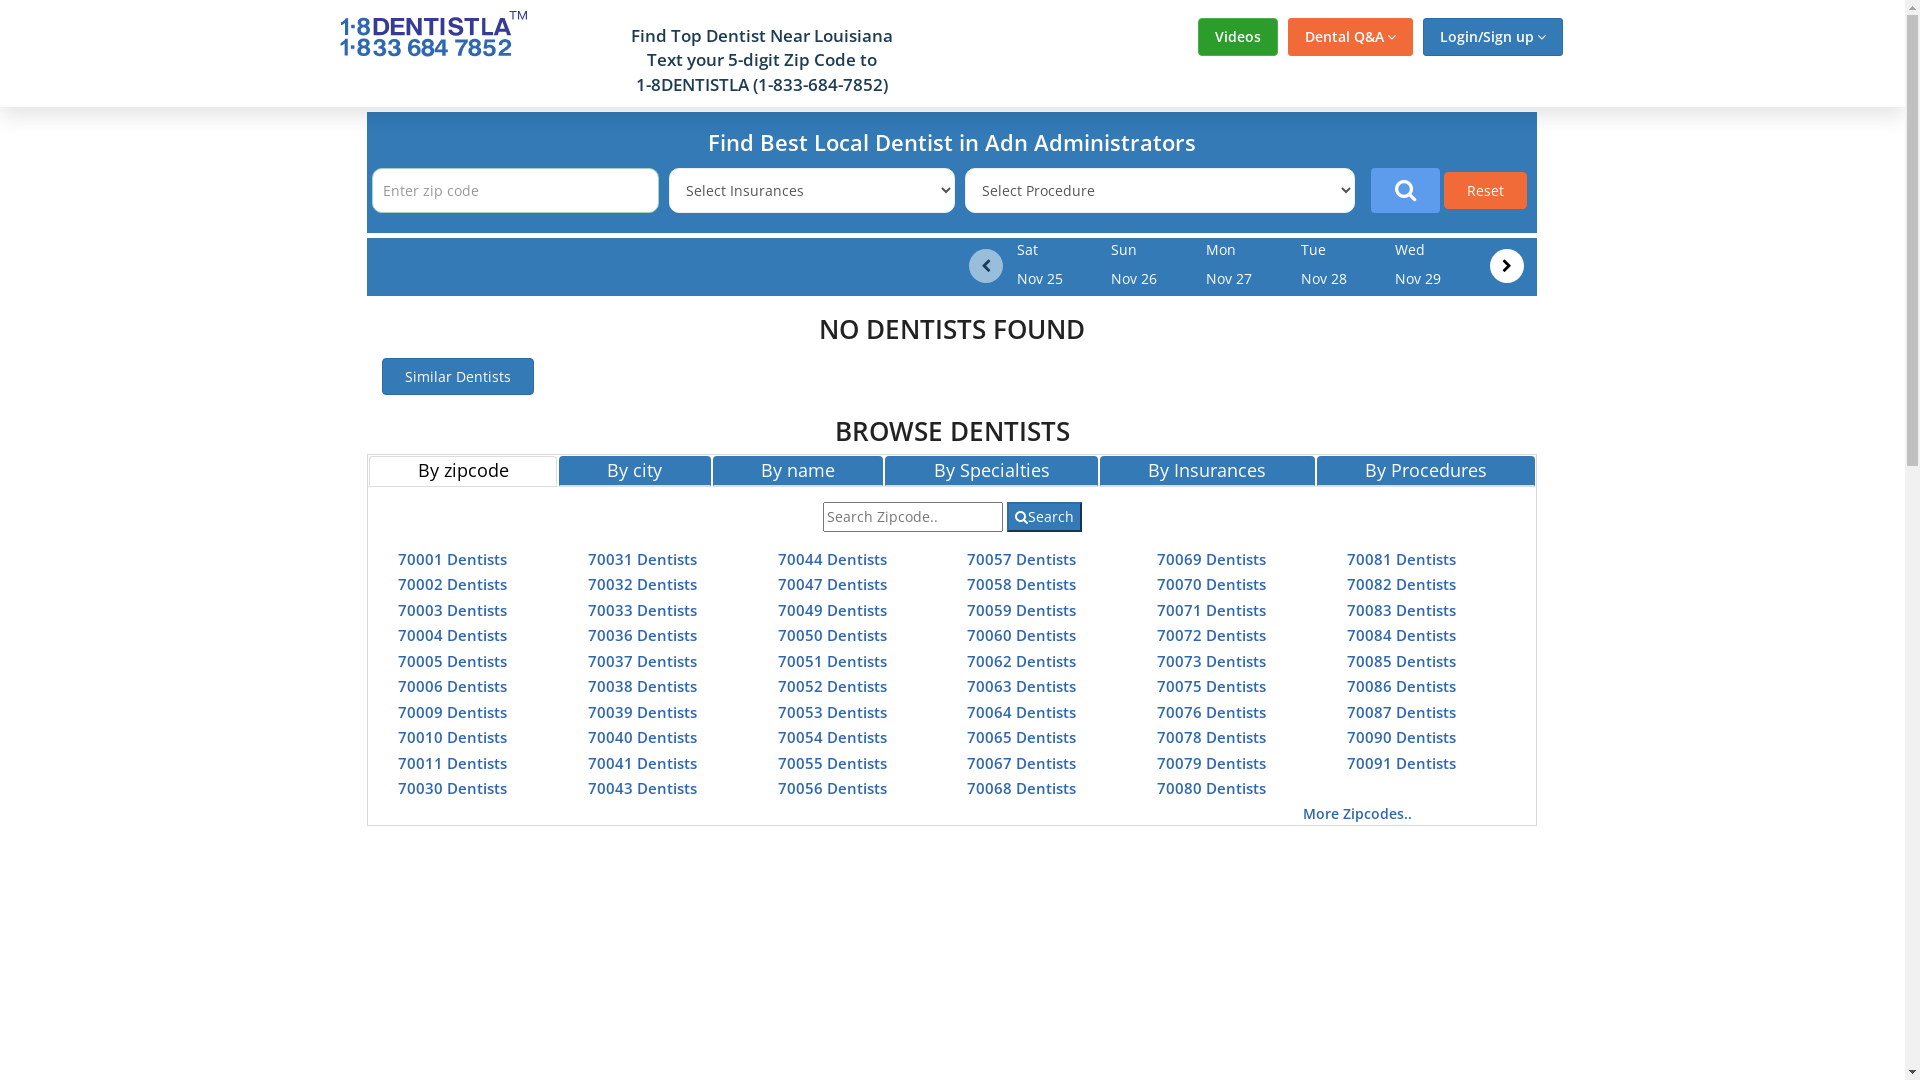 Image resolution: width=1920 pixels, height=1080 pixels. I want to click on '70075 Dentists', so click(1210, 685).